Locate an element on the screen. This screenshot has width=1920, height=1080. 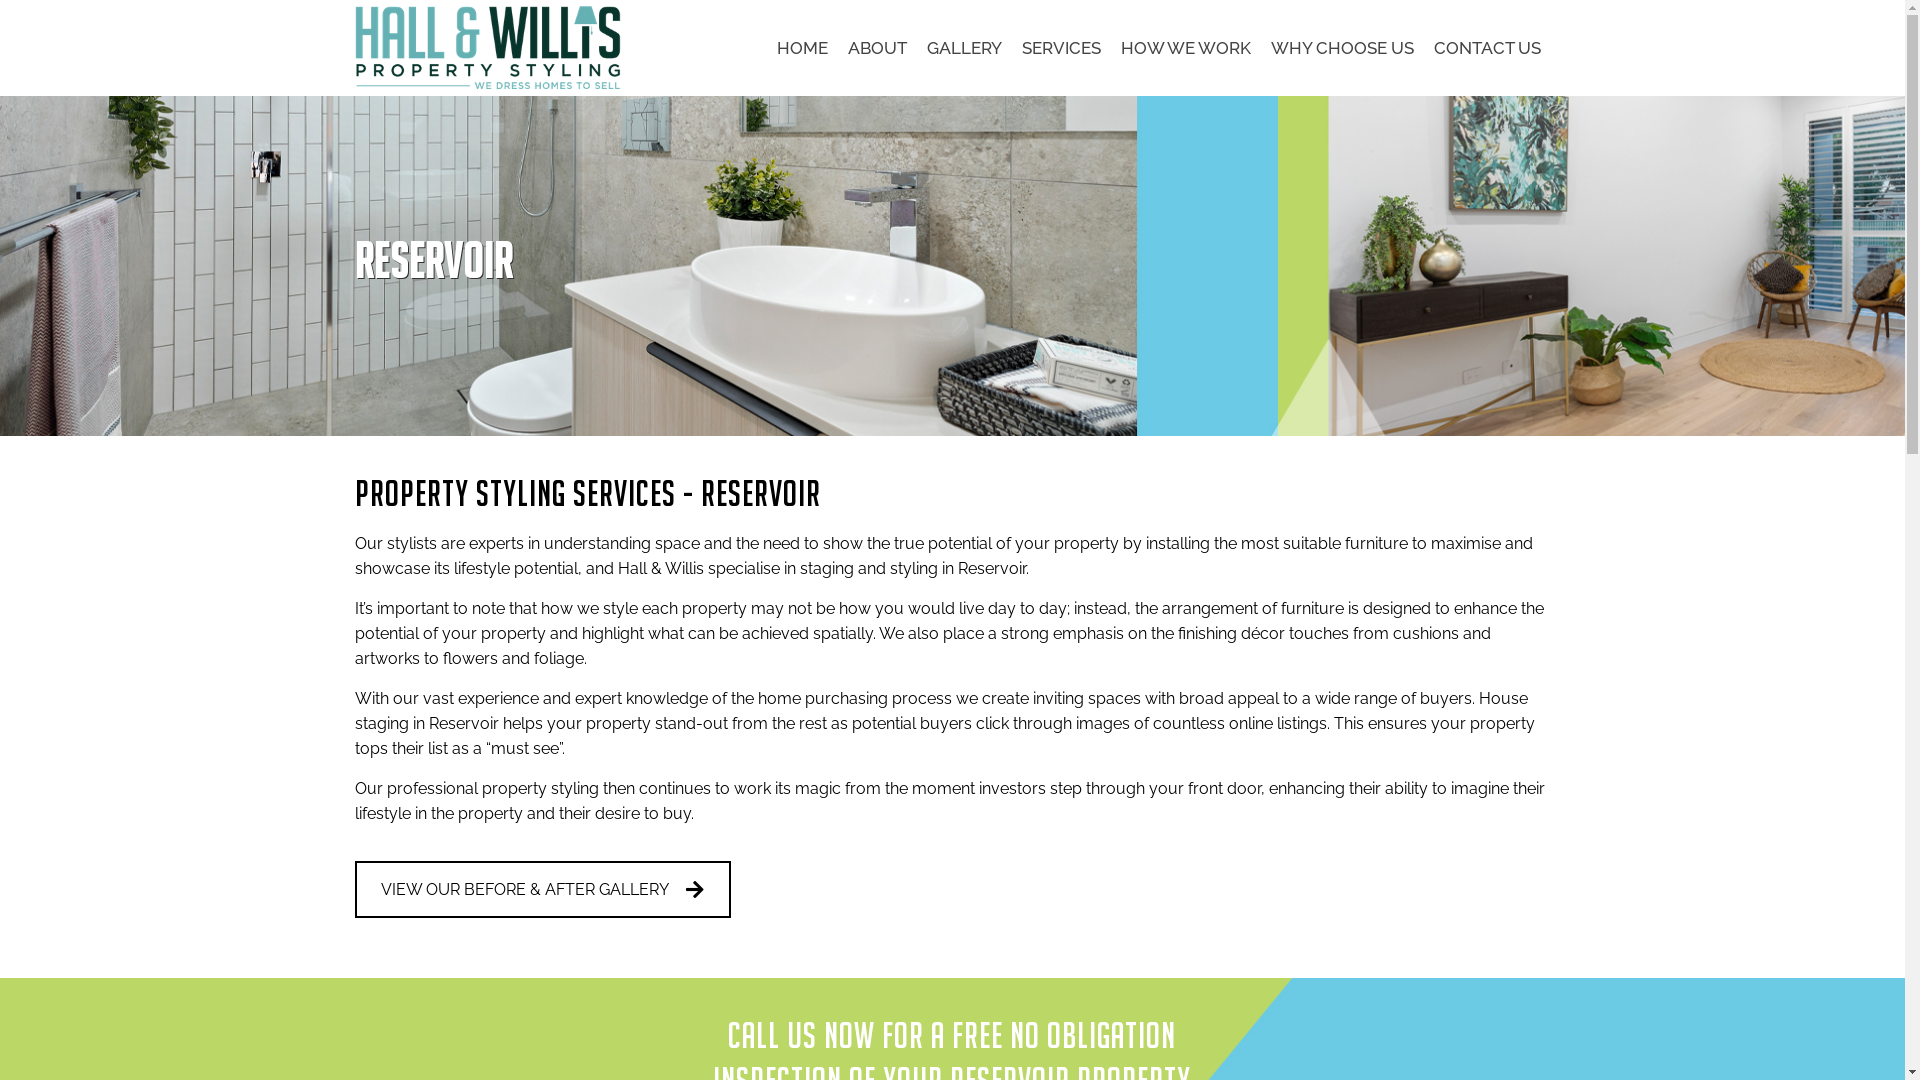
'WHY CHOOSE US' is located at coordinates (1341, 46).